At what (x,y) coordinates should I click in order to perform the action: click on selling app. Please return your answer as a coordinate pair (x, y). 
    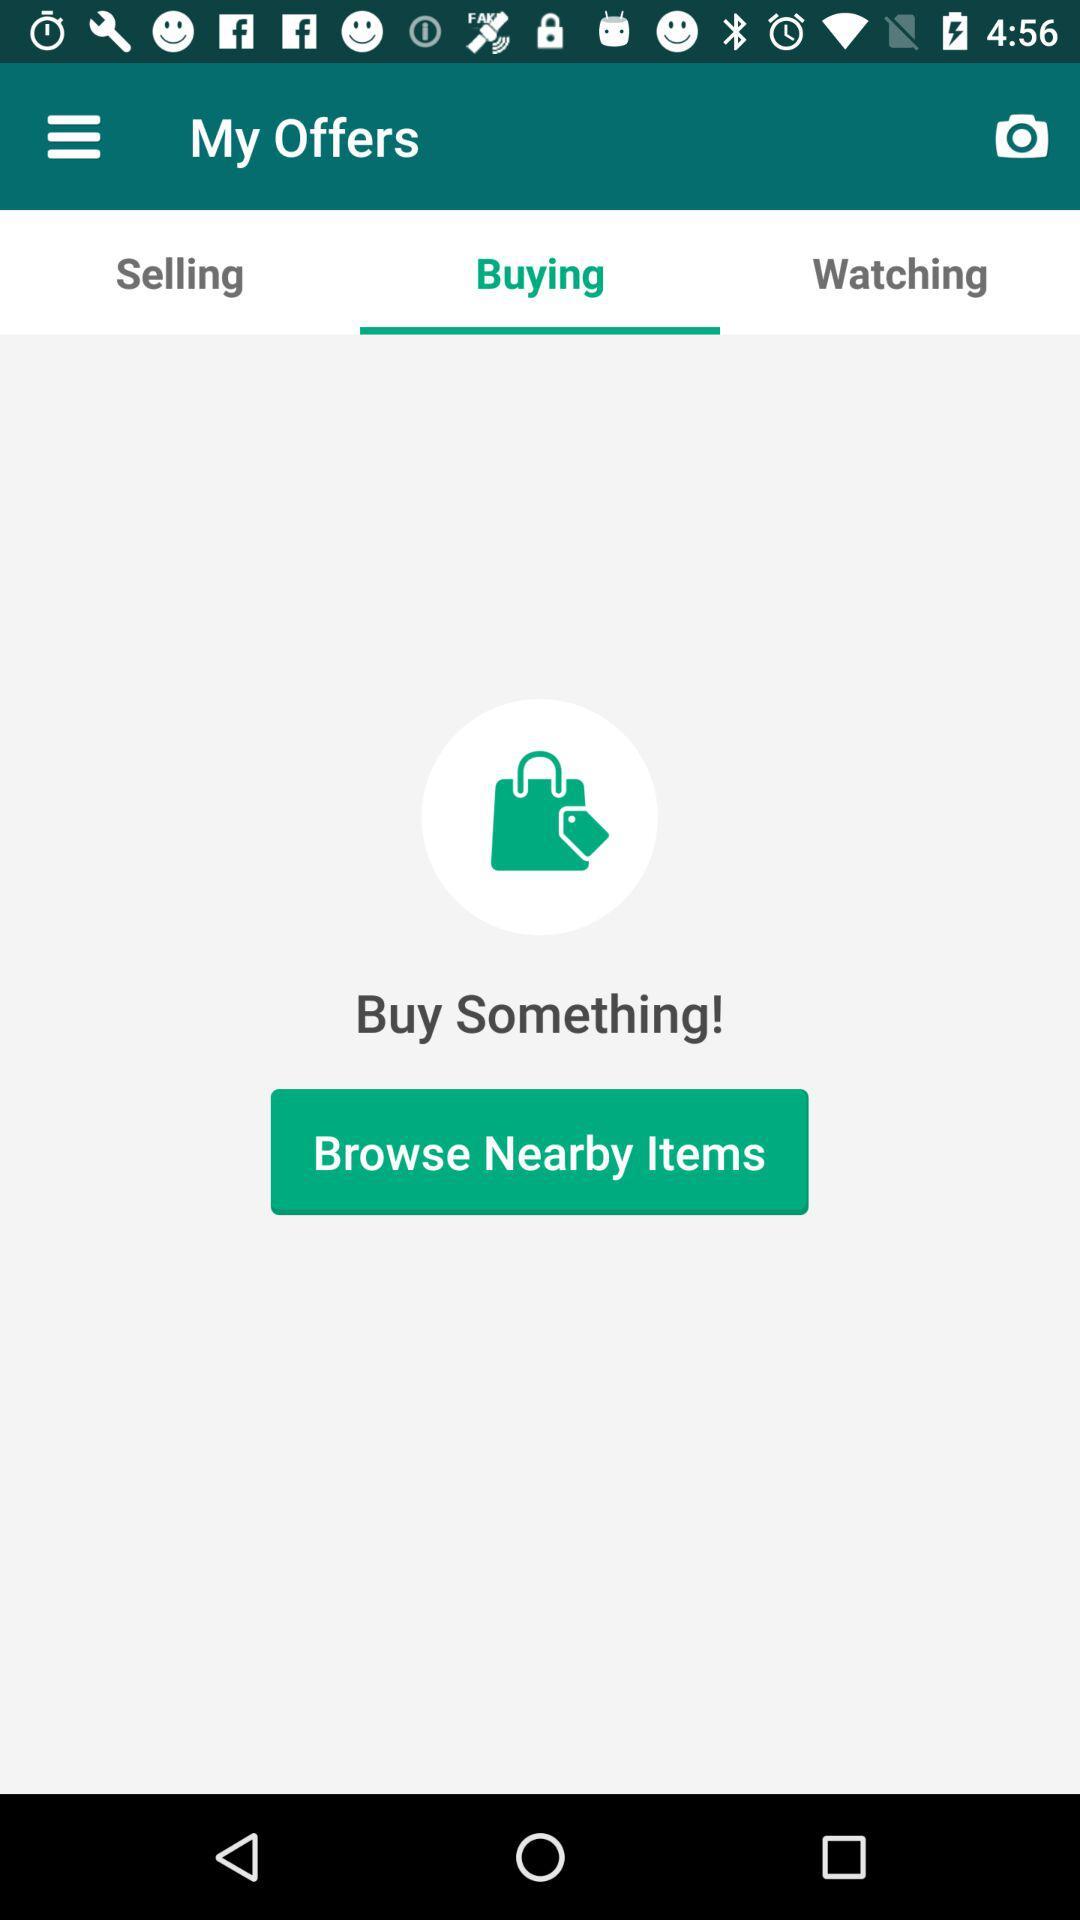
    Looking at the image, I should click on (180, 271).